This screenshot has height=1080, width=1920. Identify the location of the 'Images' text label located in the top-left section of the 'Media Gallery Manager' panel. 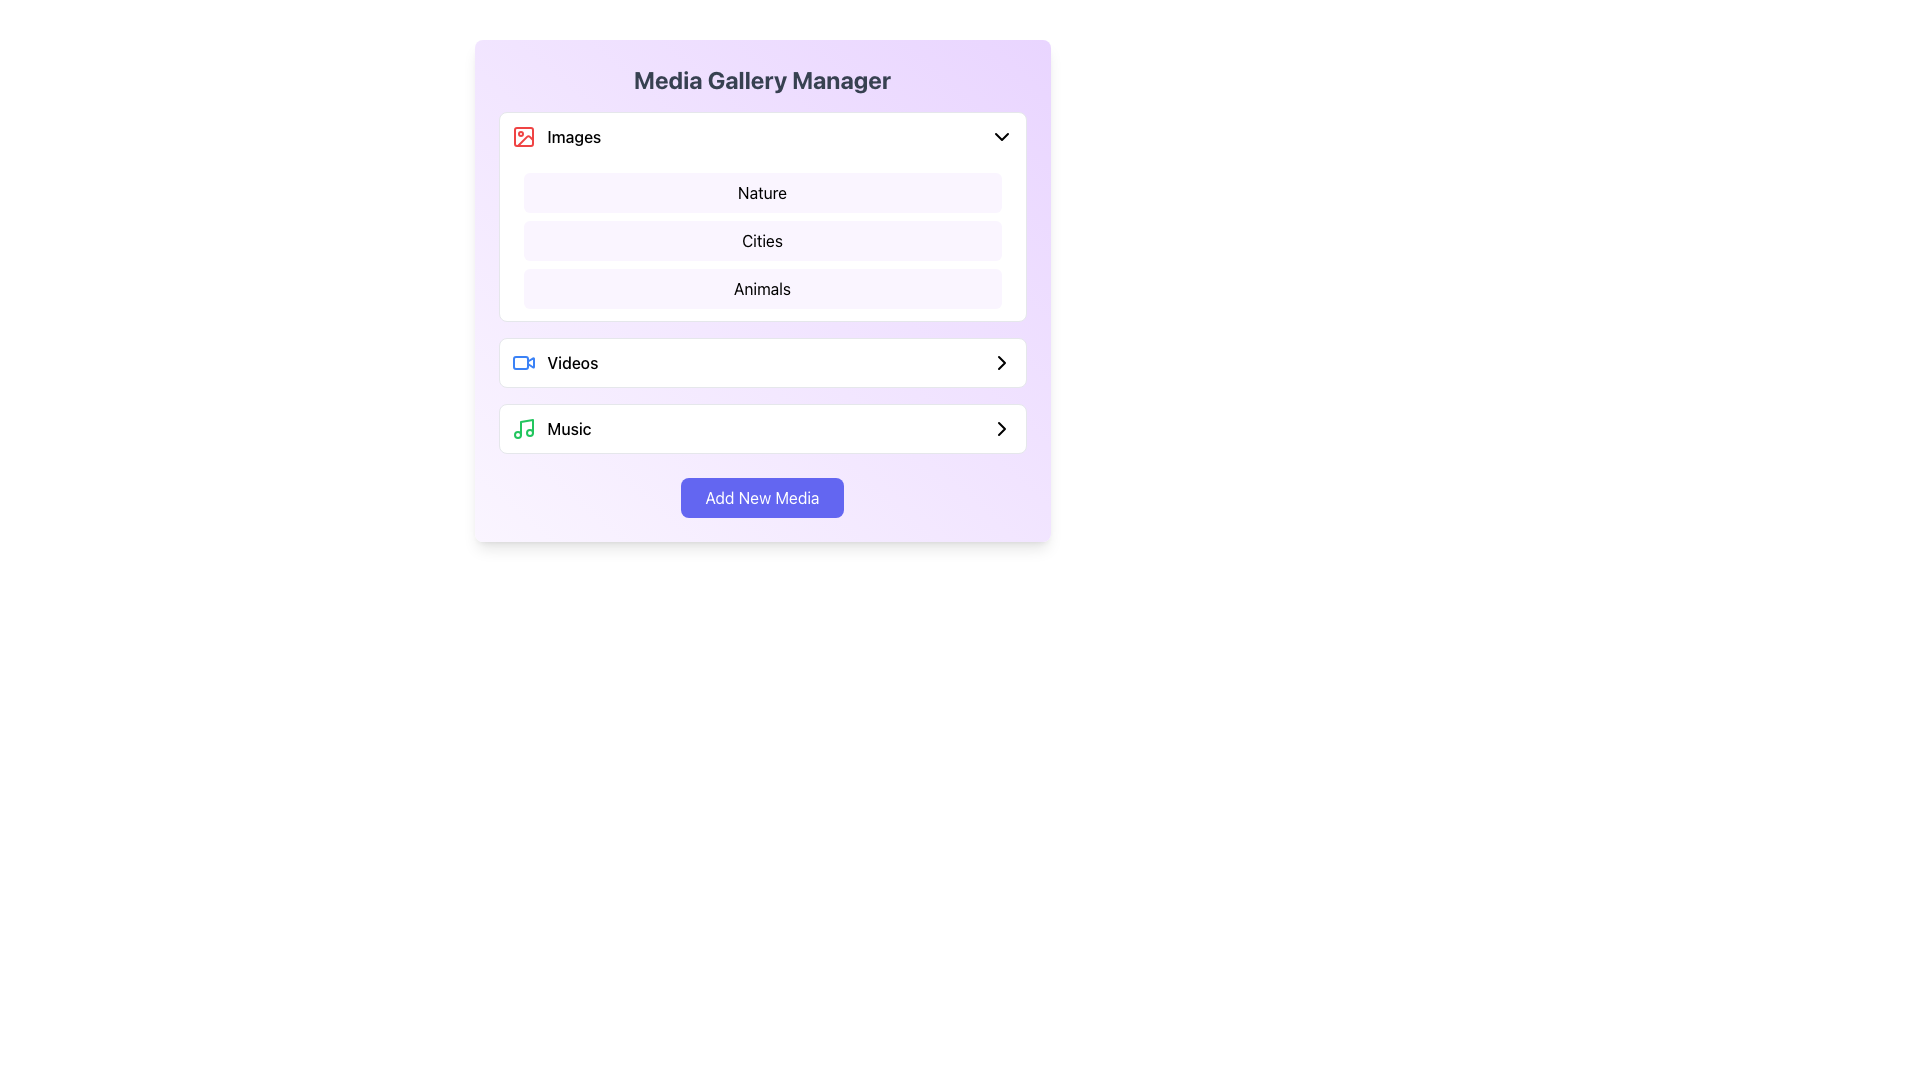
(573, 136).